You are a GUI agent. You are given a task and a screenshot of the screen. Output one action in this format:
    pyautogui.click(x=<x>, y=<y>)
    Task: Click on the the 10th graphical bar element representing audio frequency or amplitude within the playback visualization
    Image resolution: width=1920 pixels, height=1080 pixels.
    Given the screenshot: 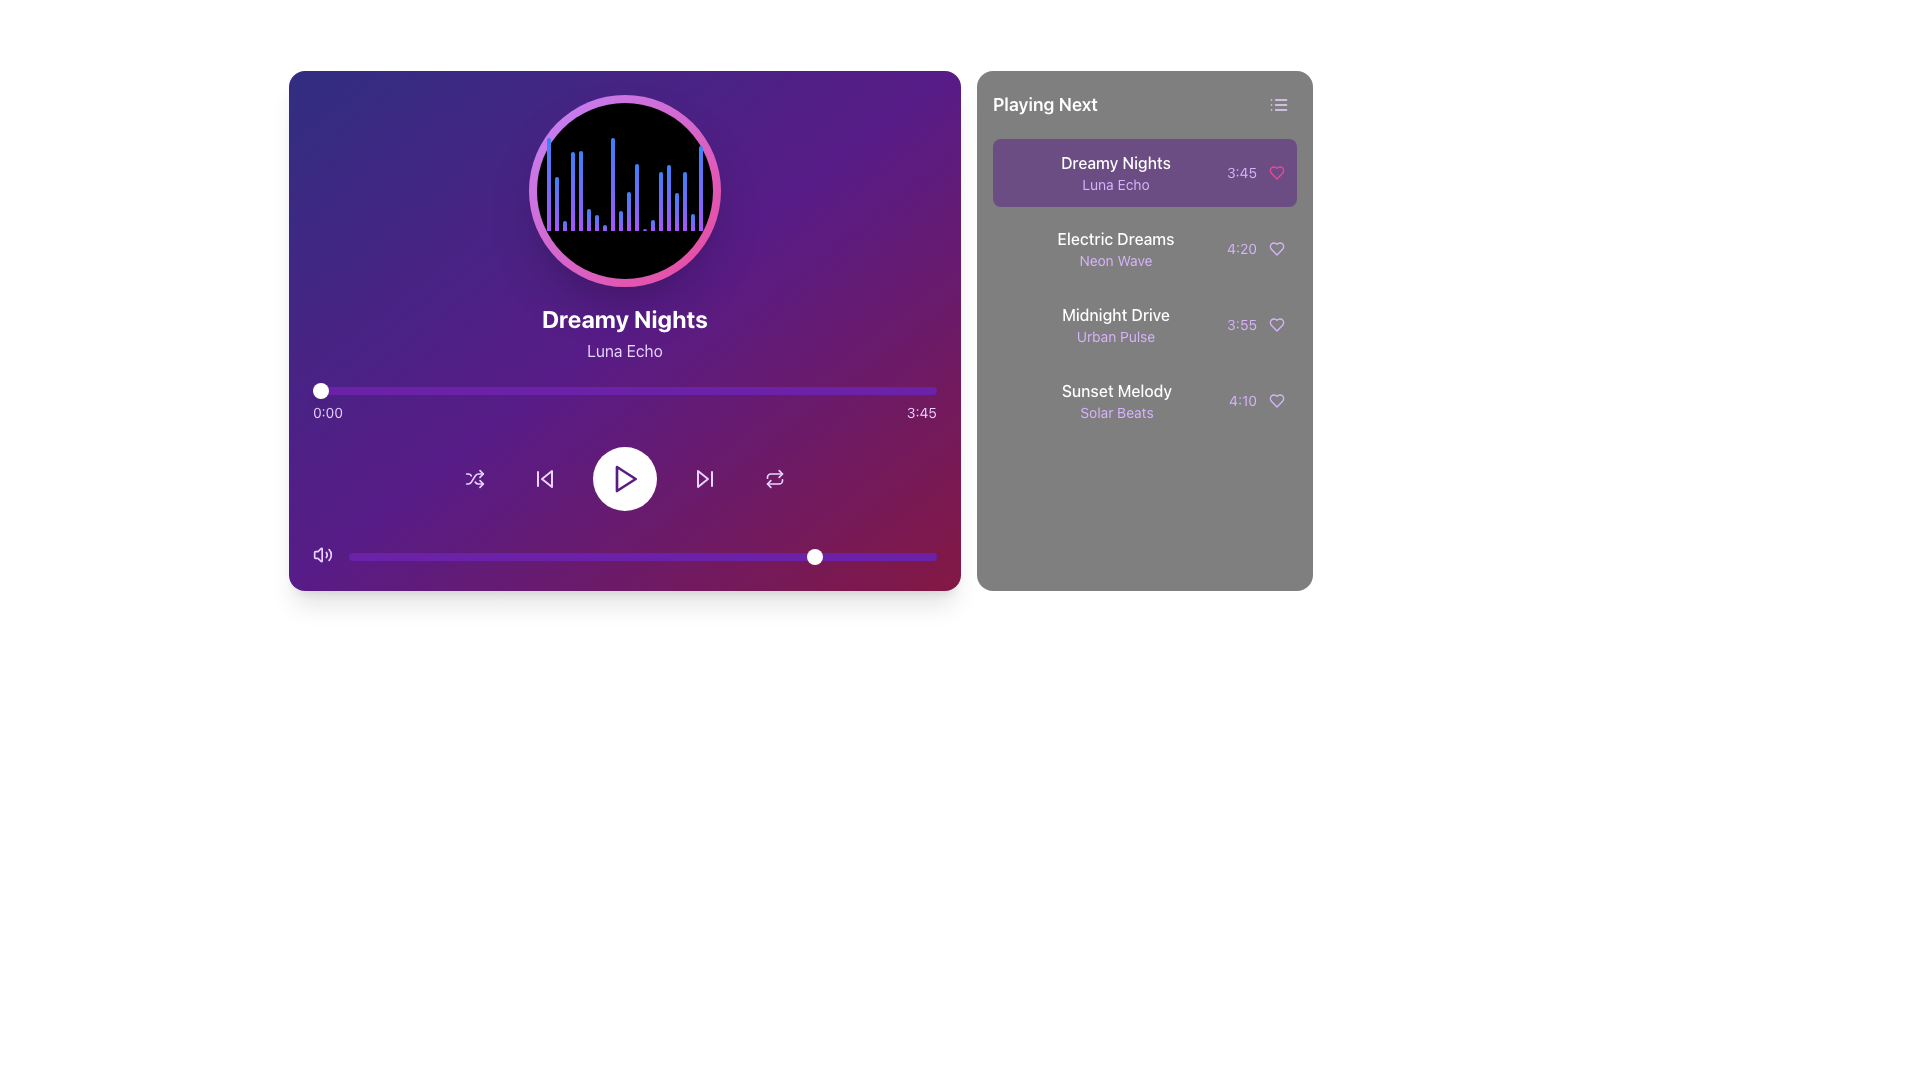 What is the action you would take?
    pyautogui.click(x=619, y=221)
    